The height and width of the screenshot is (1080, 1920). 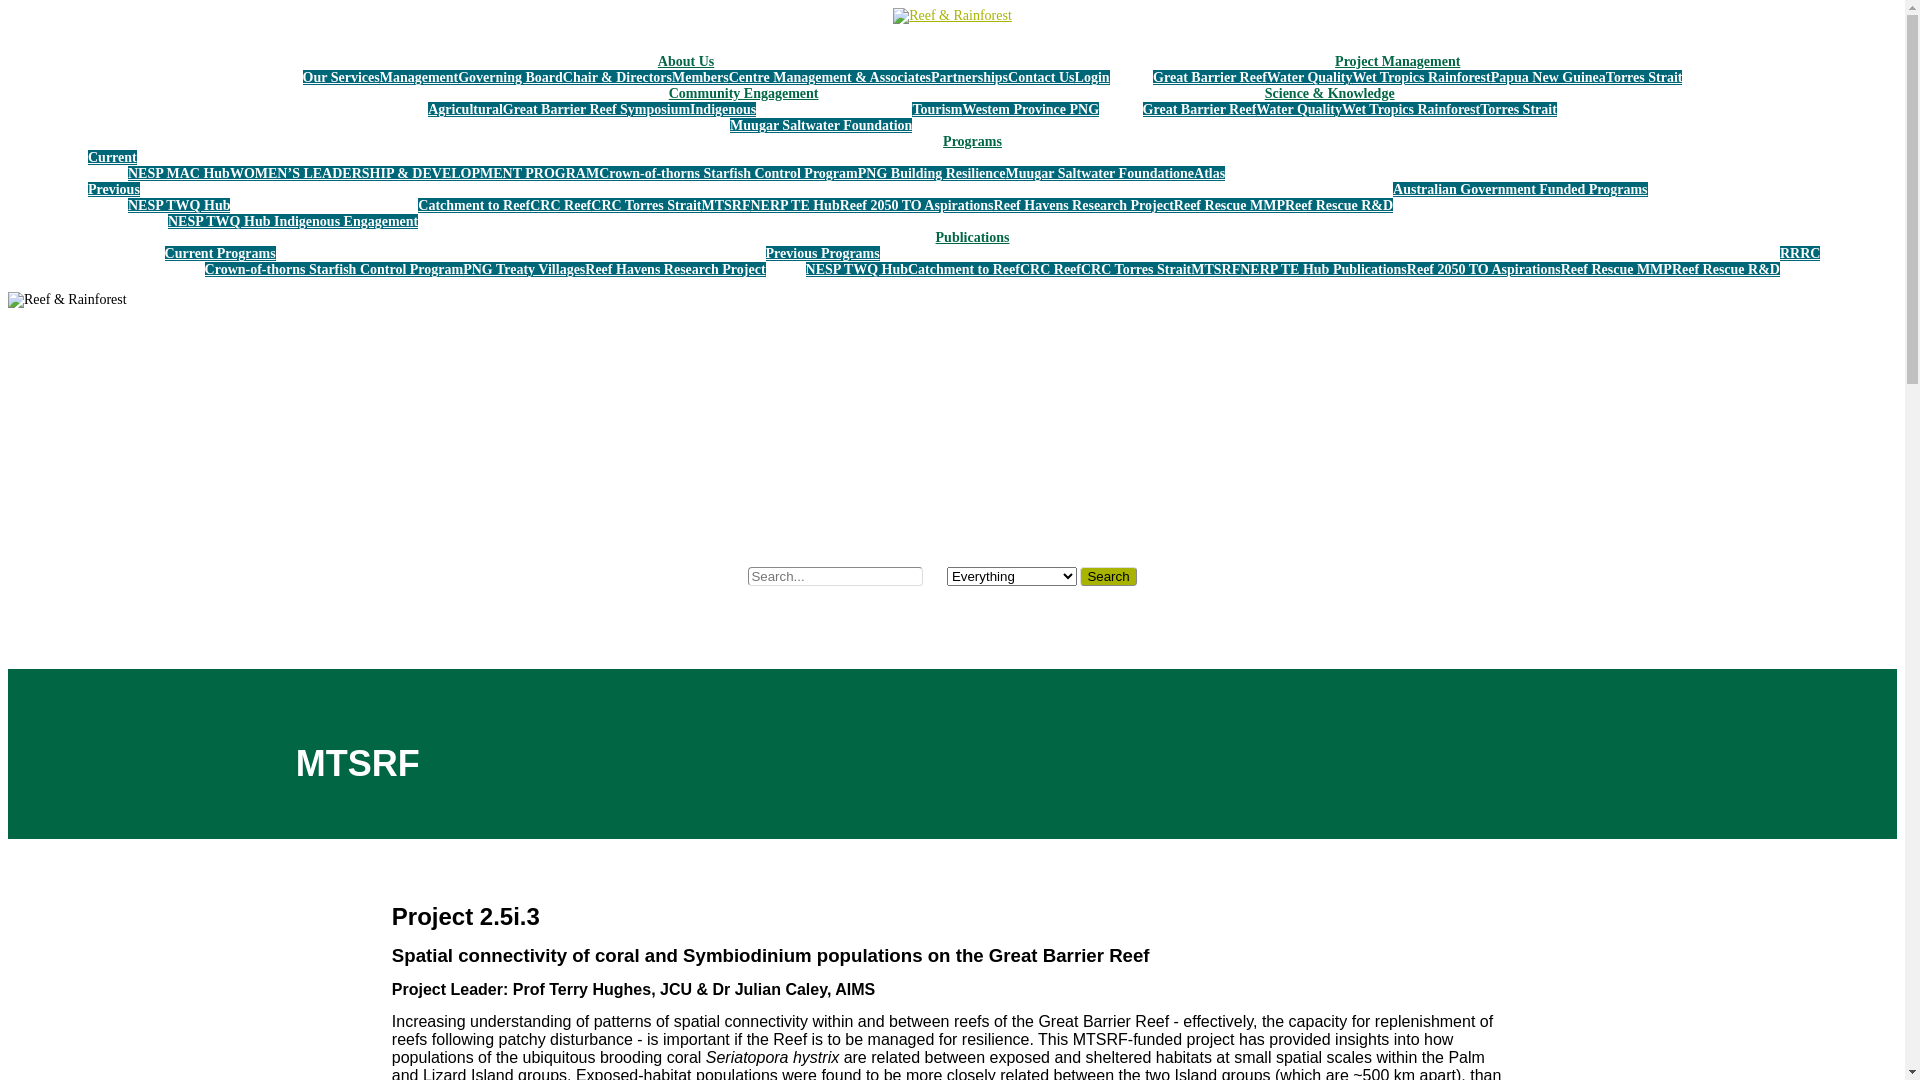 I want to click on 'Previous', so click(x=113, y=189).